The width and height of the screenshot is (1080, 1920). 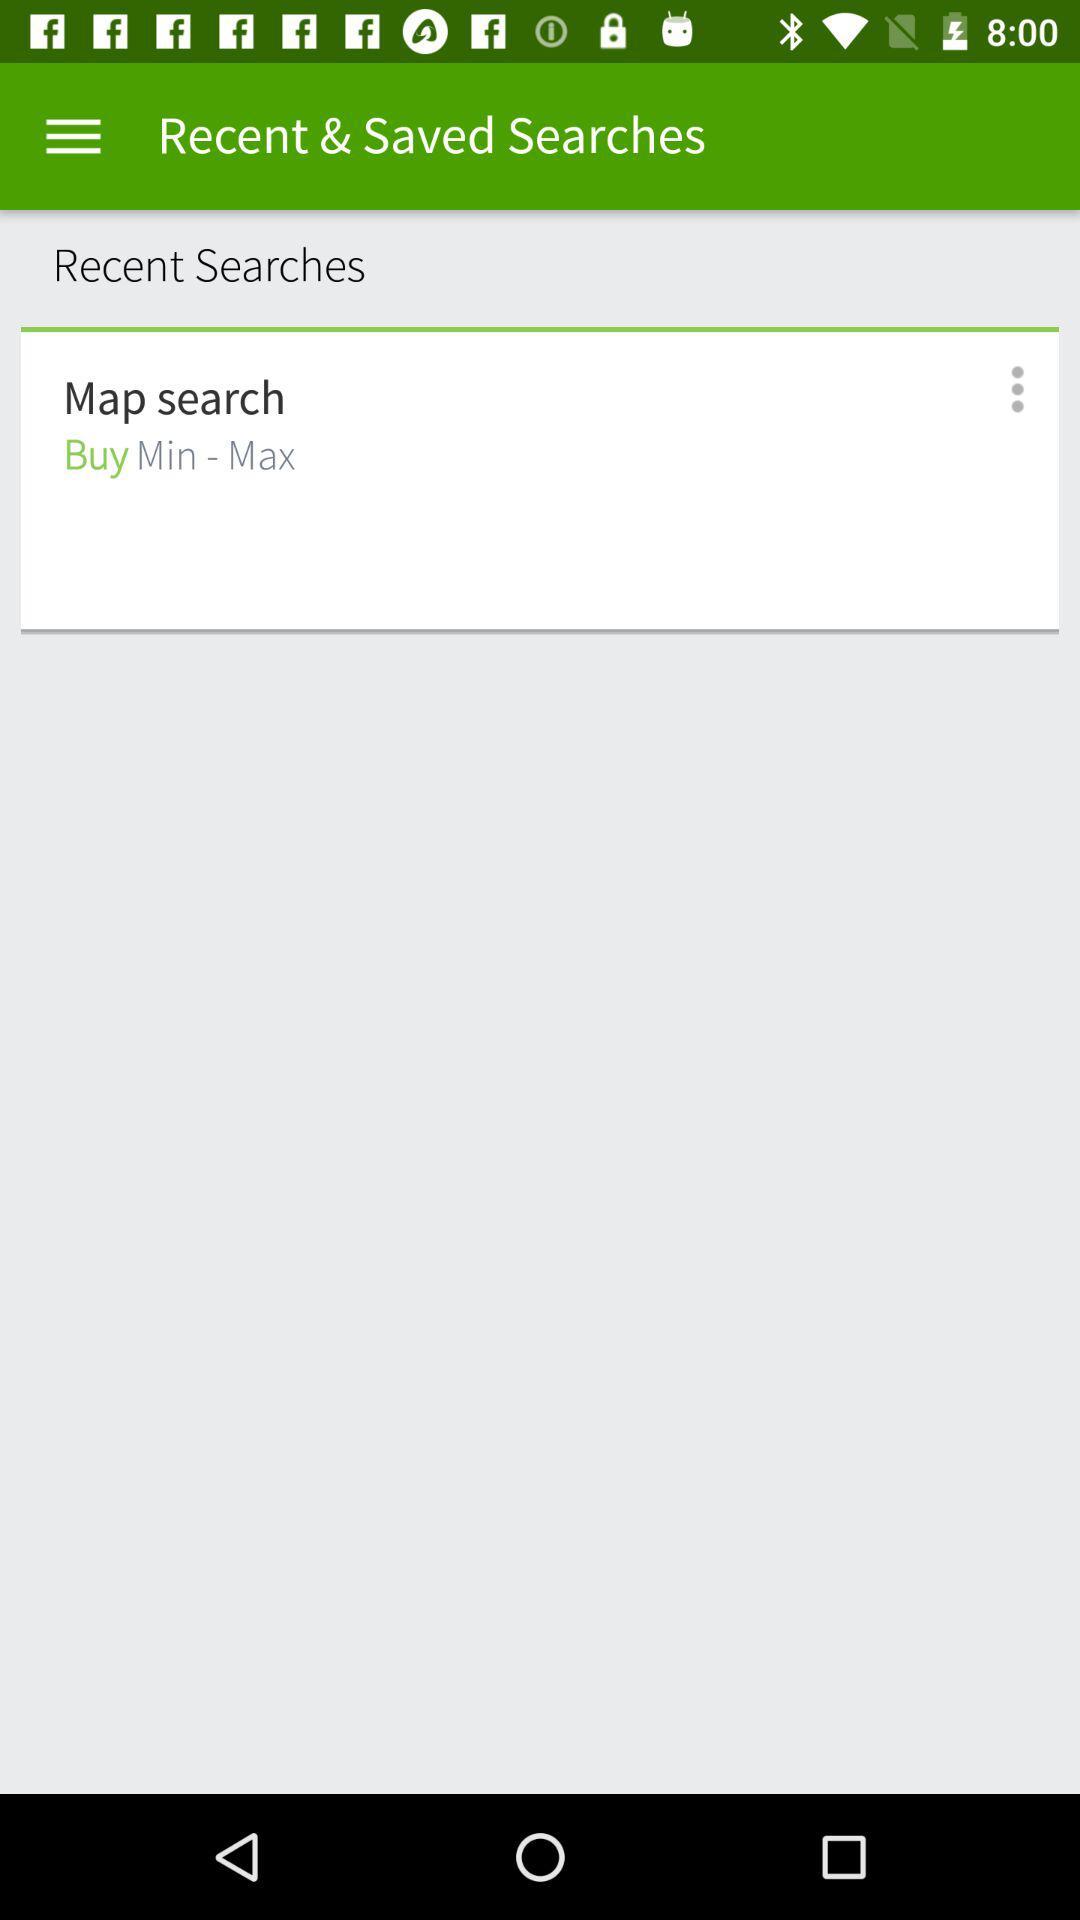 What do you see at coordinates (173, 399) in the screenshot?
I see `the item above buy min - max icon` at bounding box center [173, 399].